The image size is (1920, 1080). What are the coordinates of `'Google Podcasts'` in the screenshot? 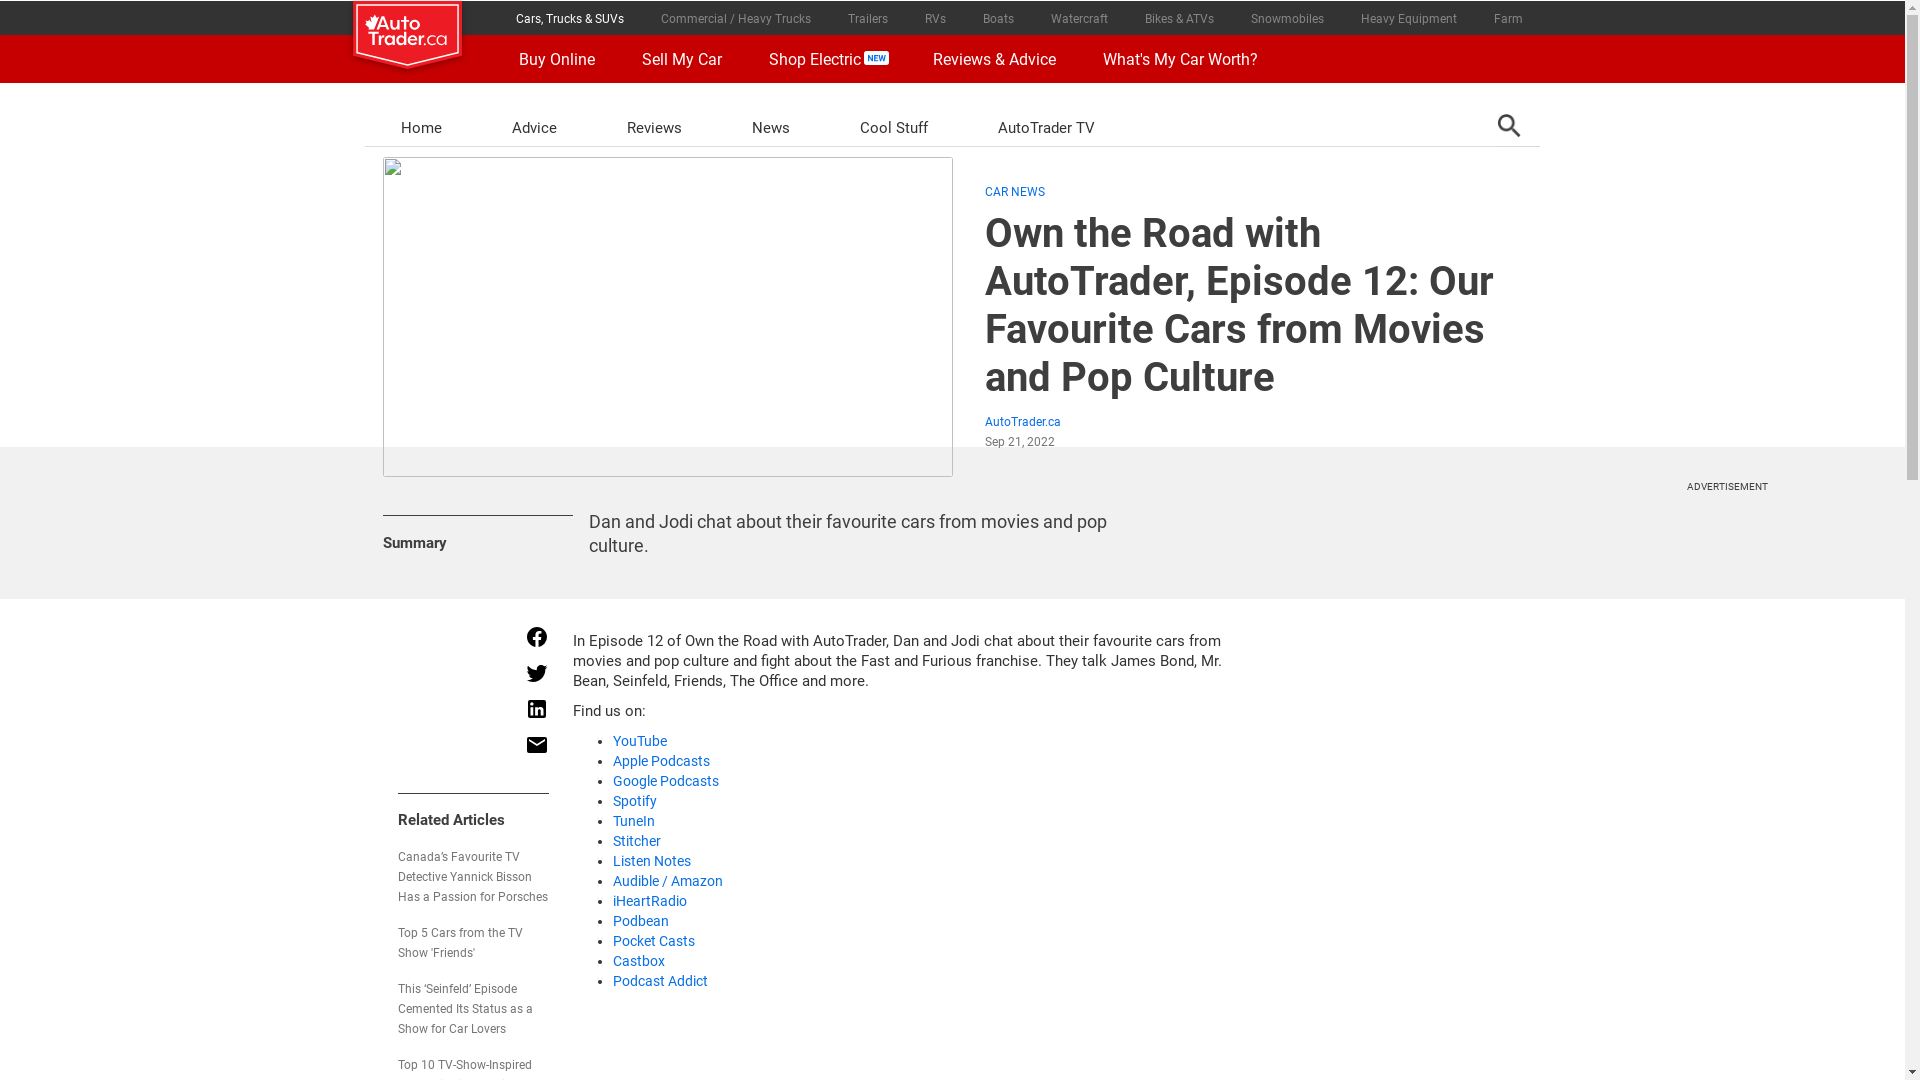 It's located at (665, 779).